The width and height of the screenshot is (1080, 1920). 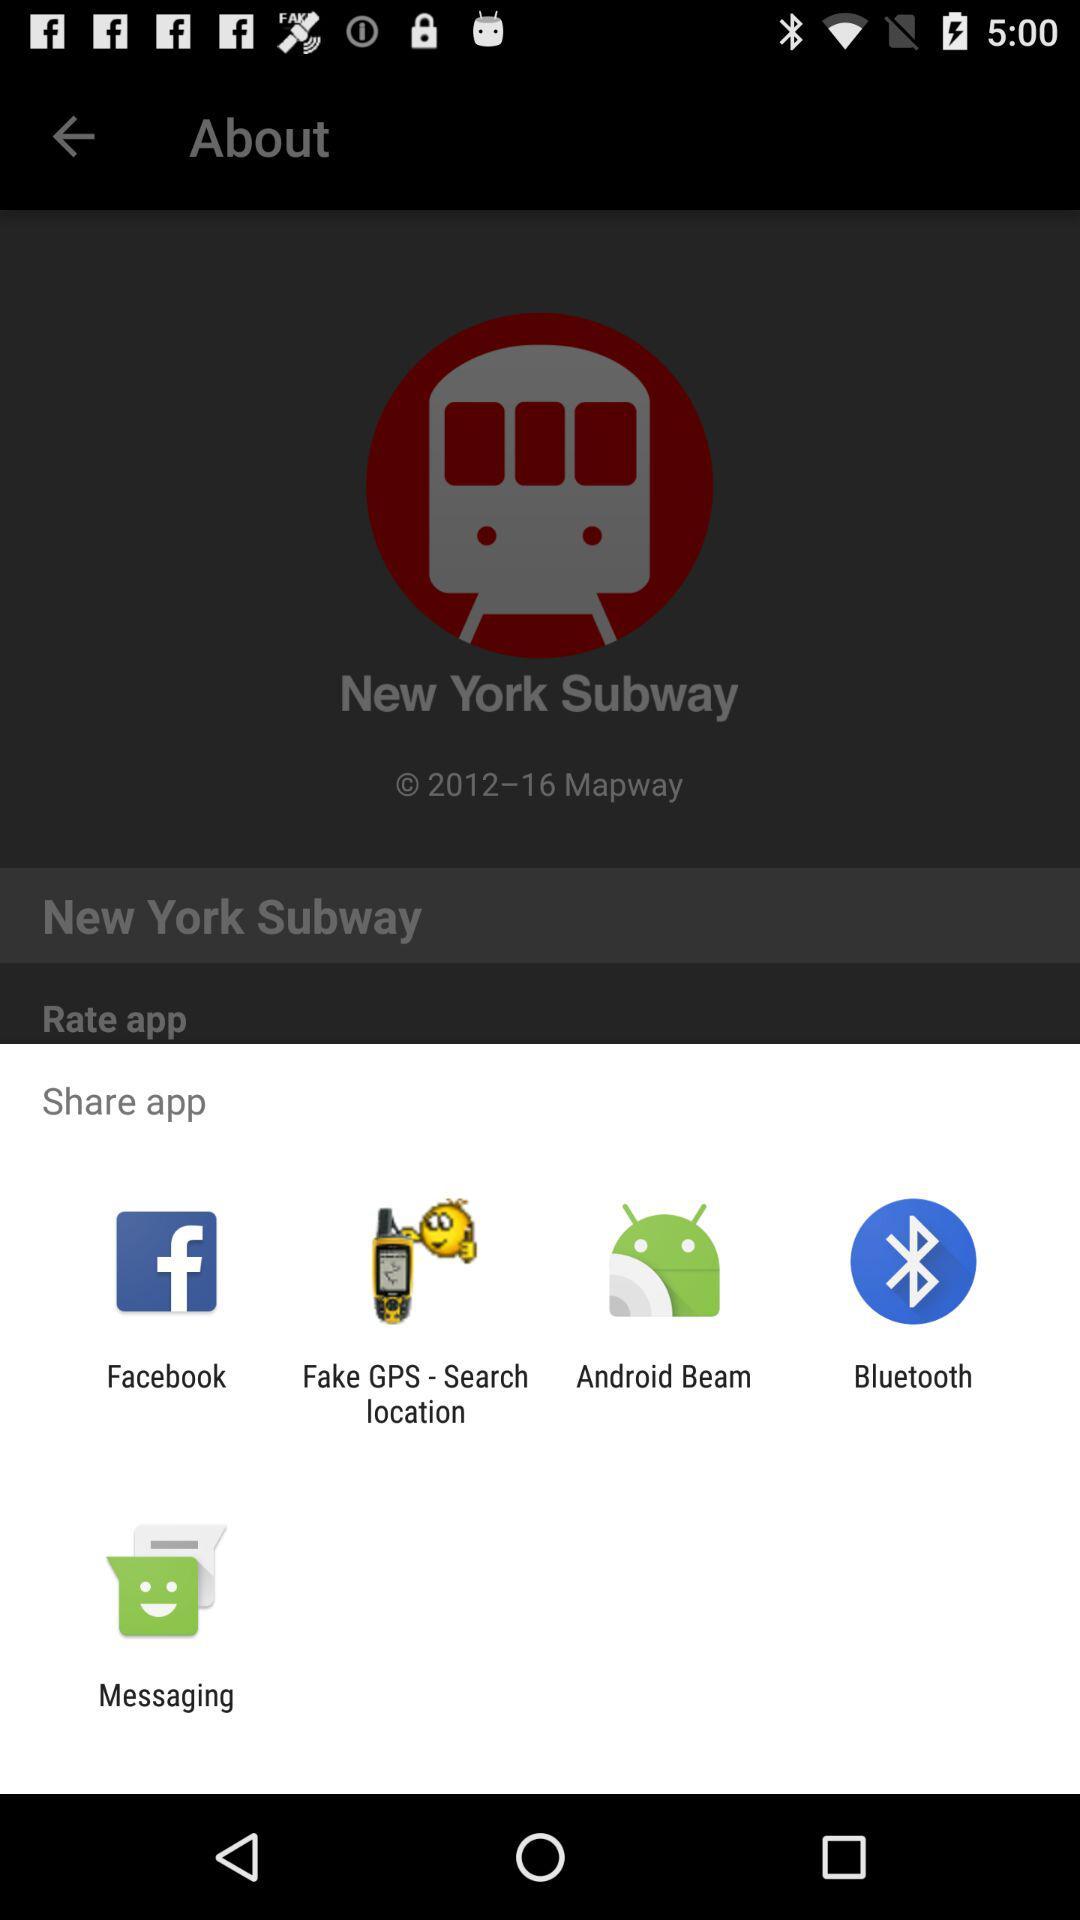 What do you see at coordinates (664, 1392) in the screenshot?
I see `the item next to bluetooth item` at bounding box center [664, 1392].